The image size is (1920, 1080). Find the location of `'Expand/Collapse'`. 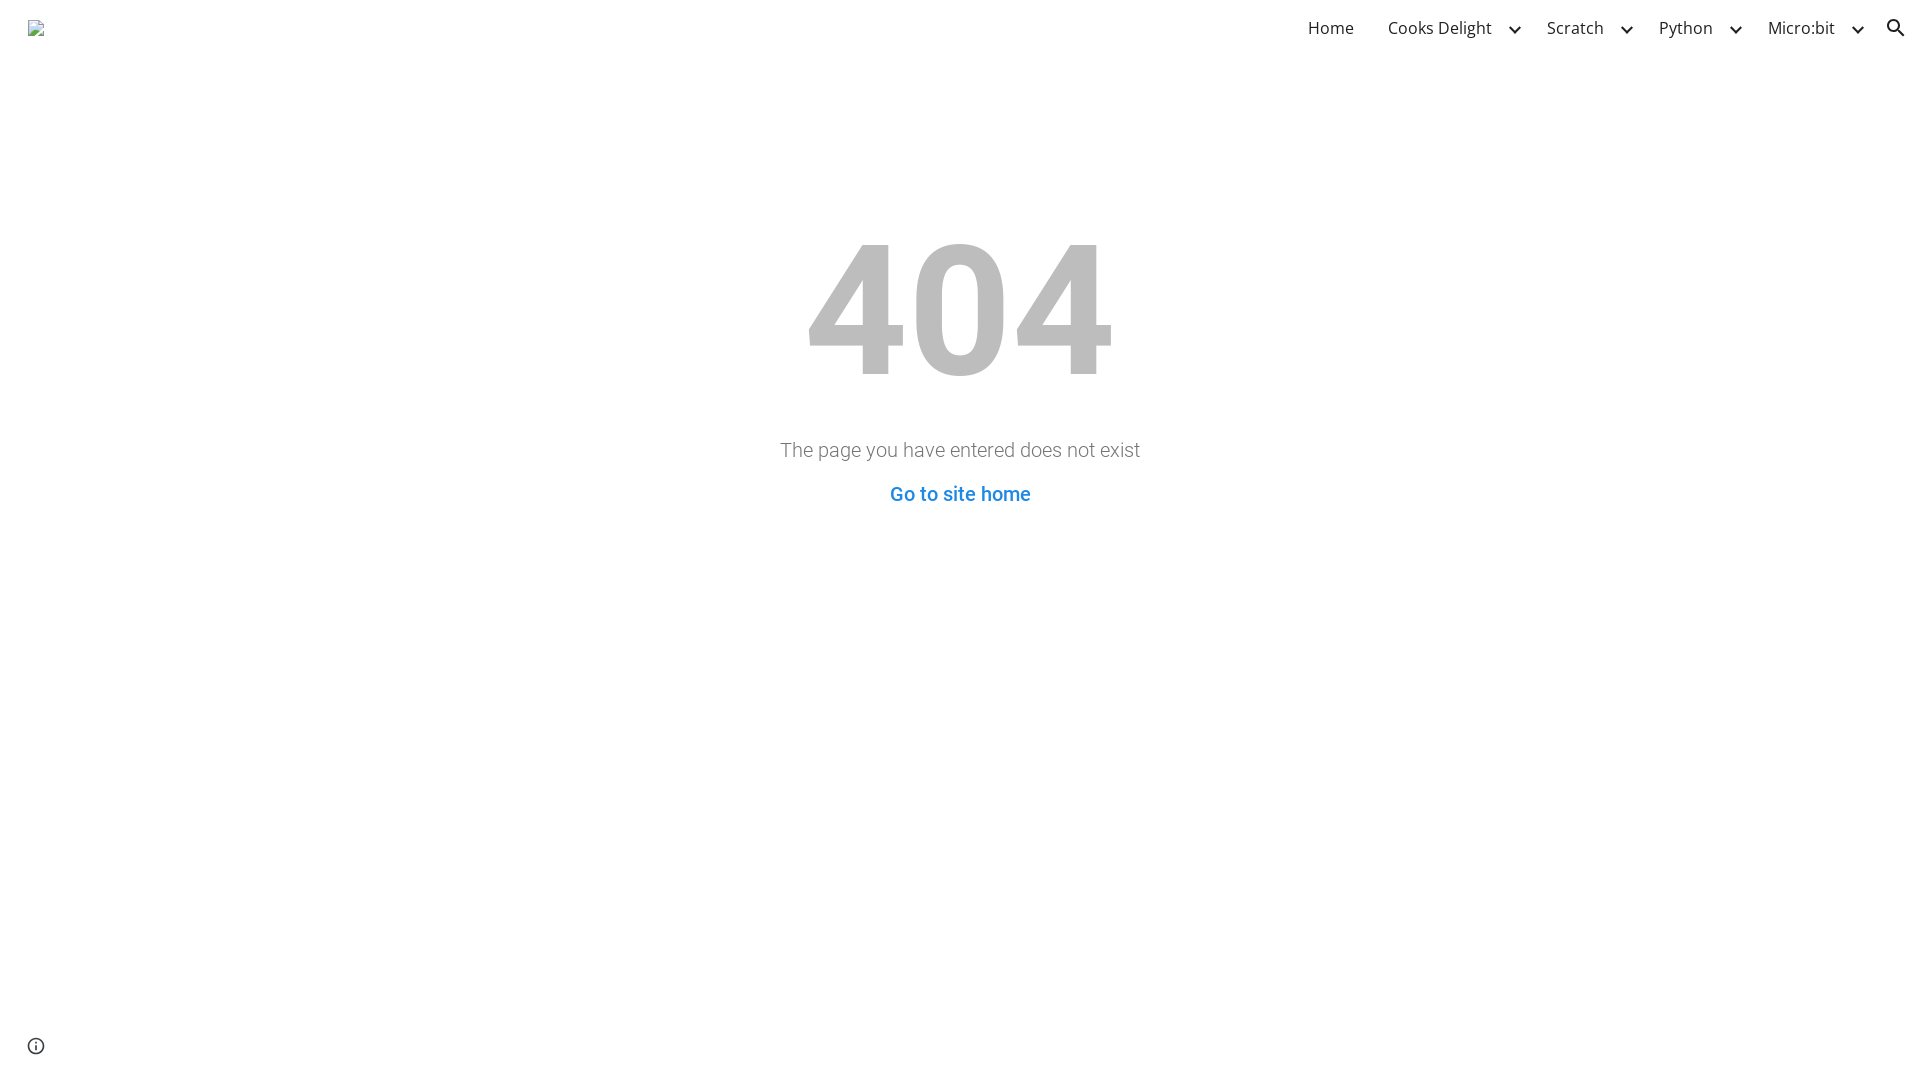

'Expand/Collapse' is located at coordinates (1856, 27).